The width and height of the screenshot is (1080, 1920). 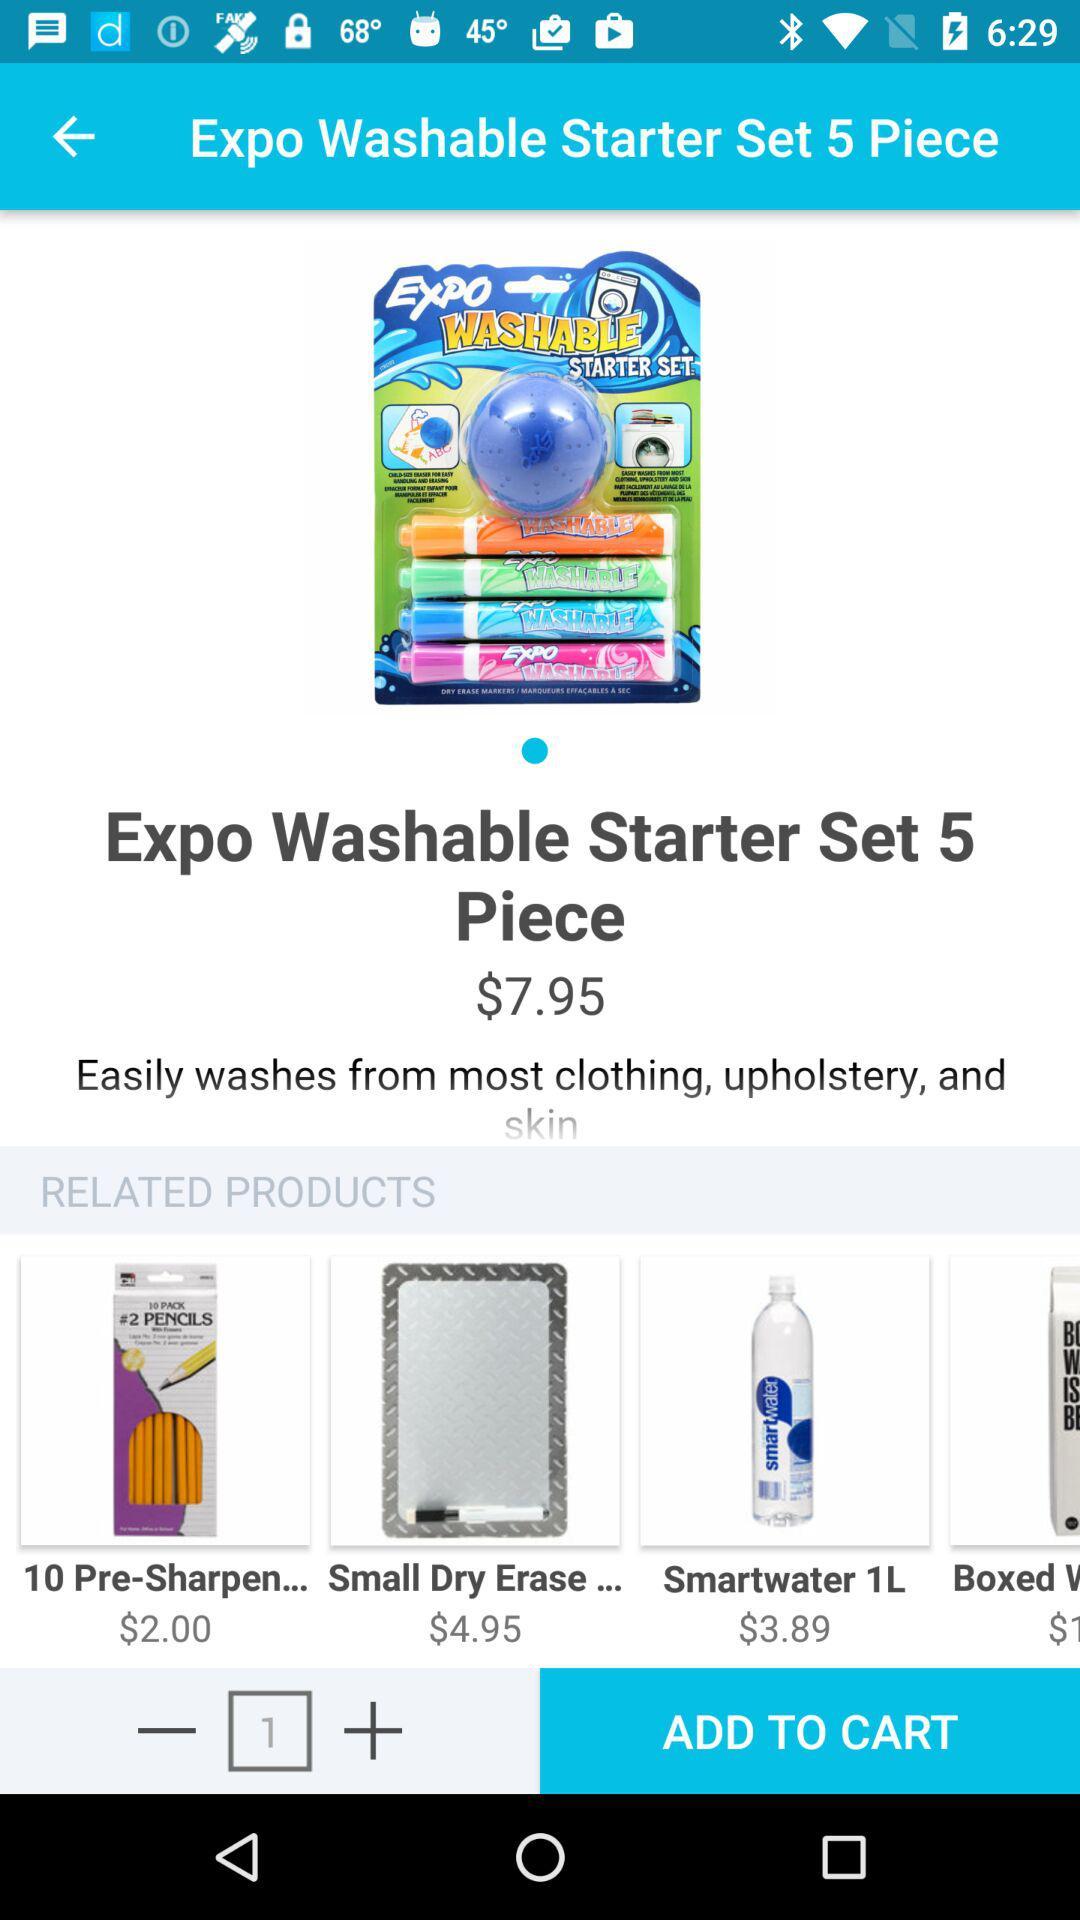 I want to click on item details, so click(x=540, y=1086).